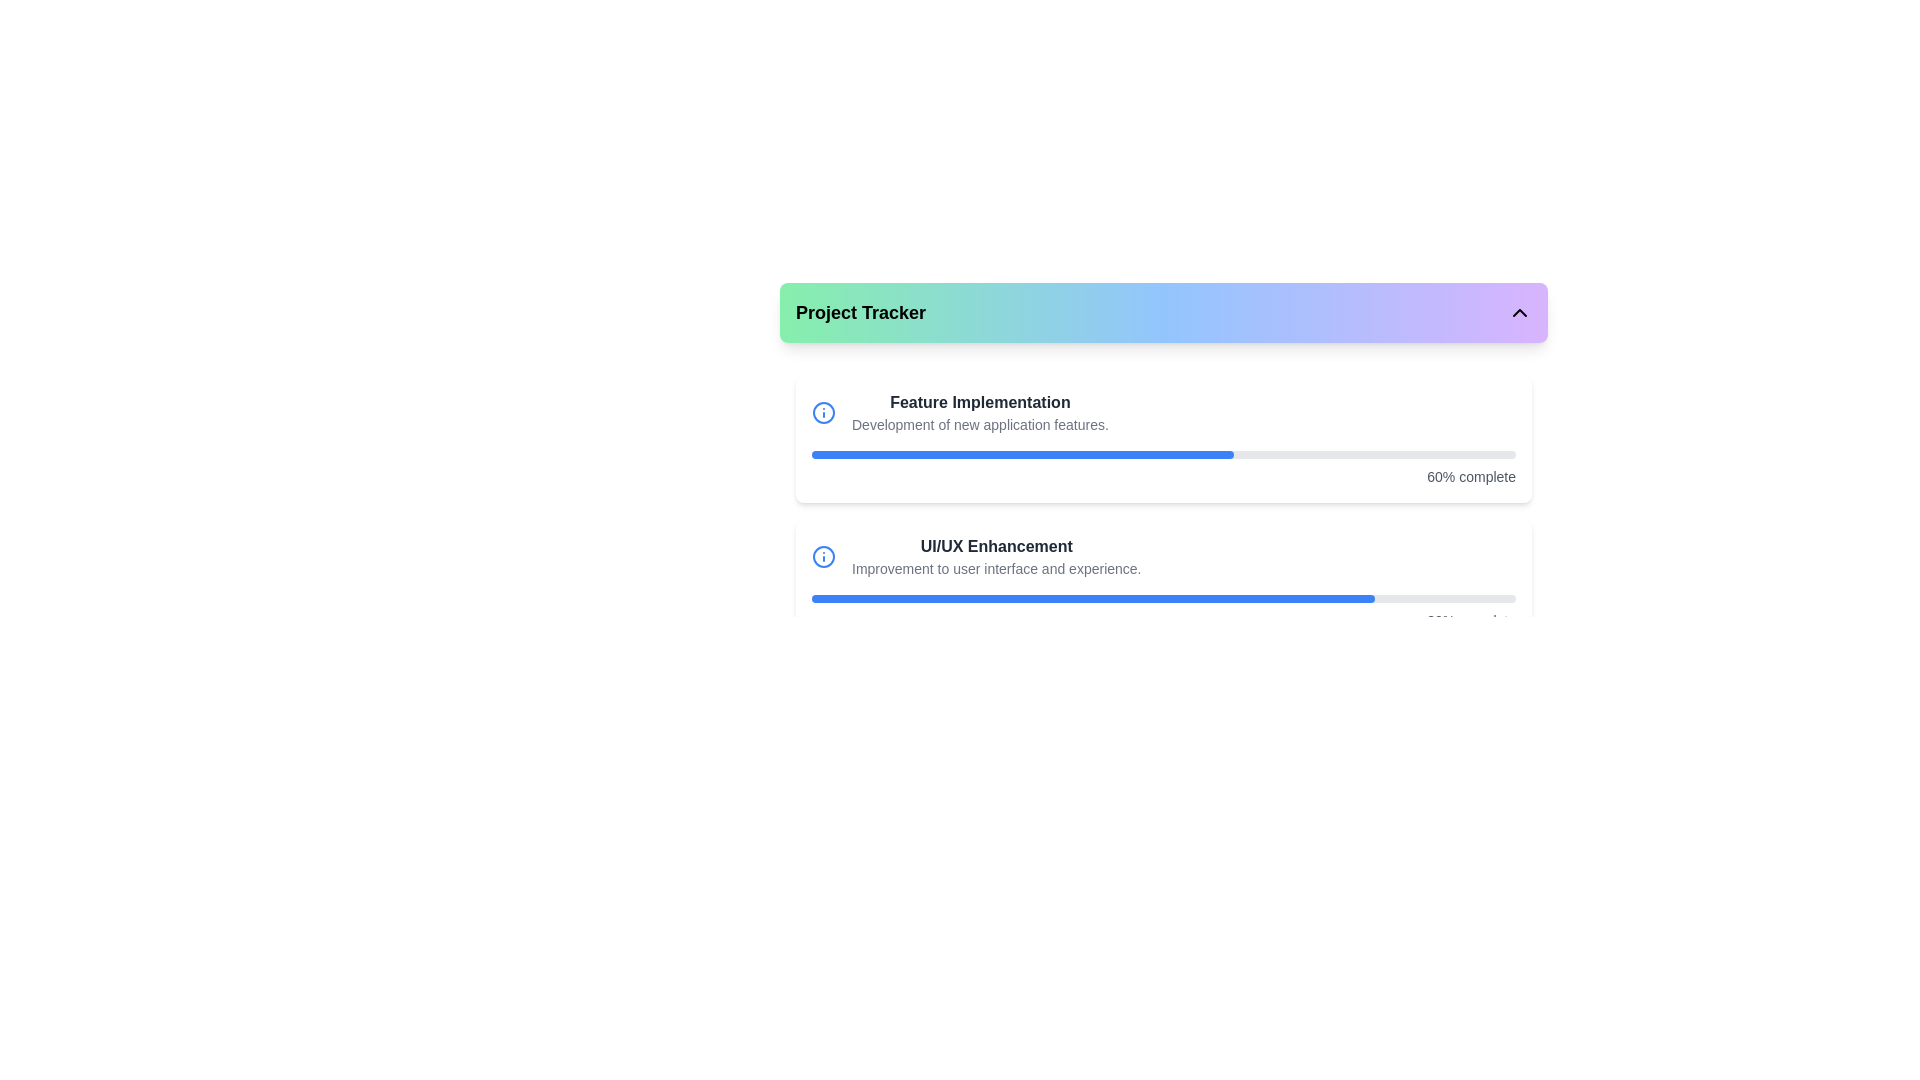 The image size is (1920, 1080). What do you see at coordinates (1163, 582) in the screenshot?
I see `task description and progress information from the Progress Tracker Component indicating it is 80% complete, located under 'Project Tracker' and above 'Testing and Validation'` at bounding box center [1163, 582].